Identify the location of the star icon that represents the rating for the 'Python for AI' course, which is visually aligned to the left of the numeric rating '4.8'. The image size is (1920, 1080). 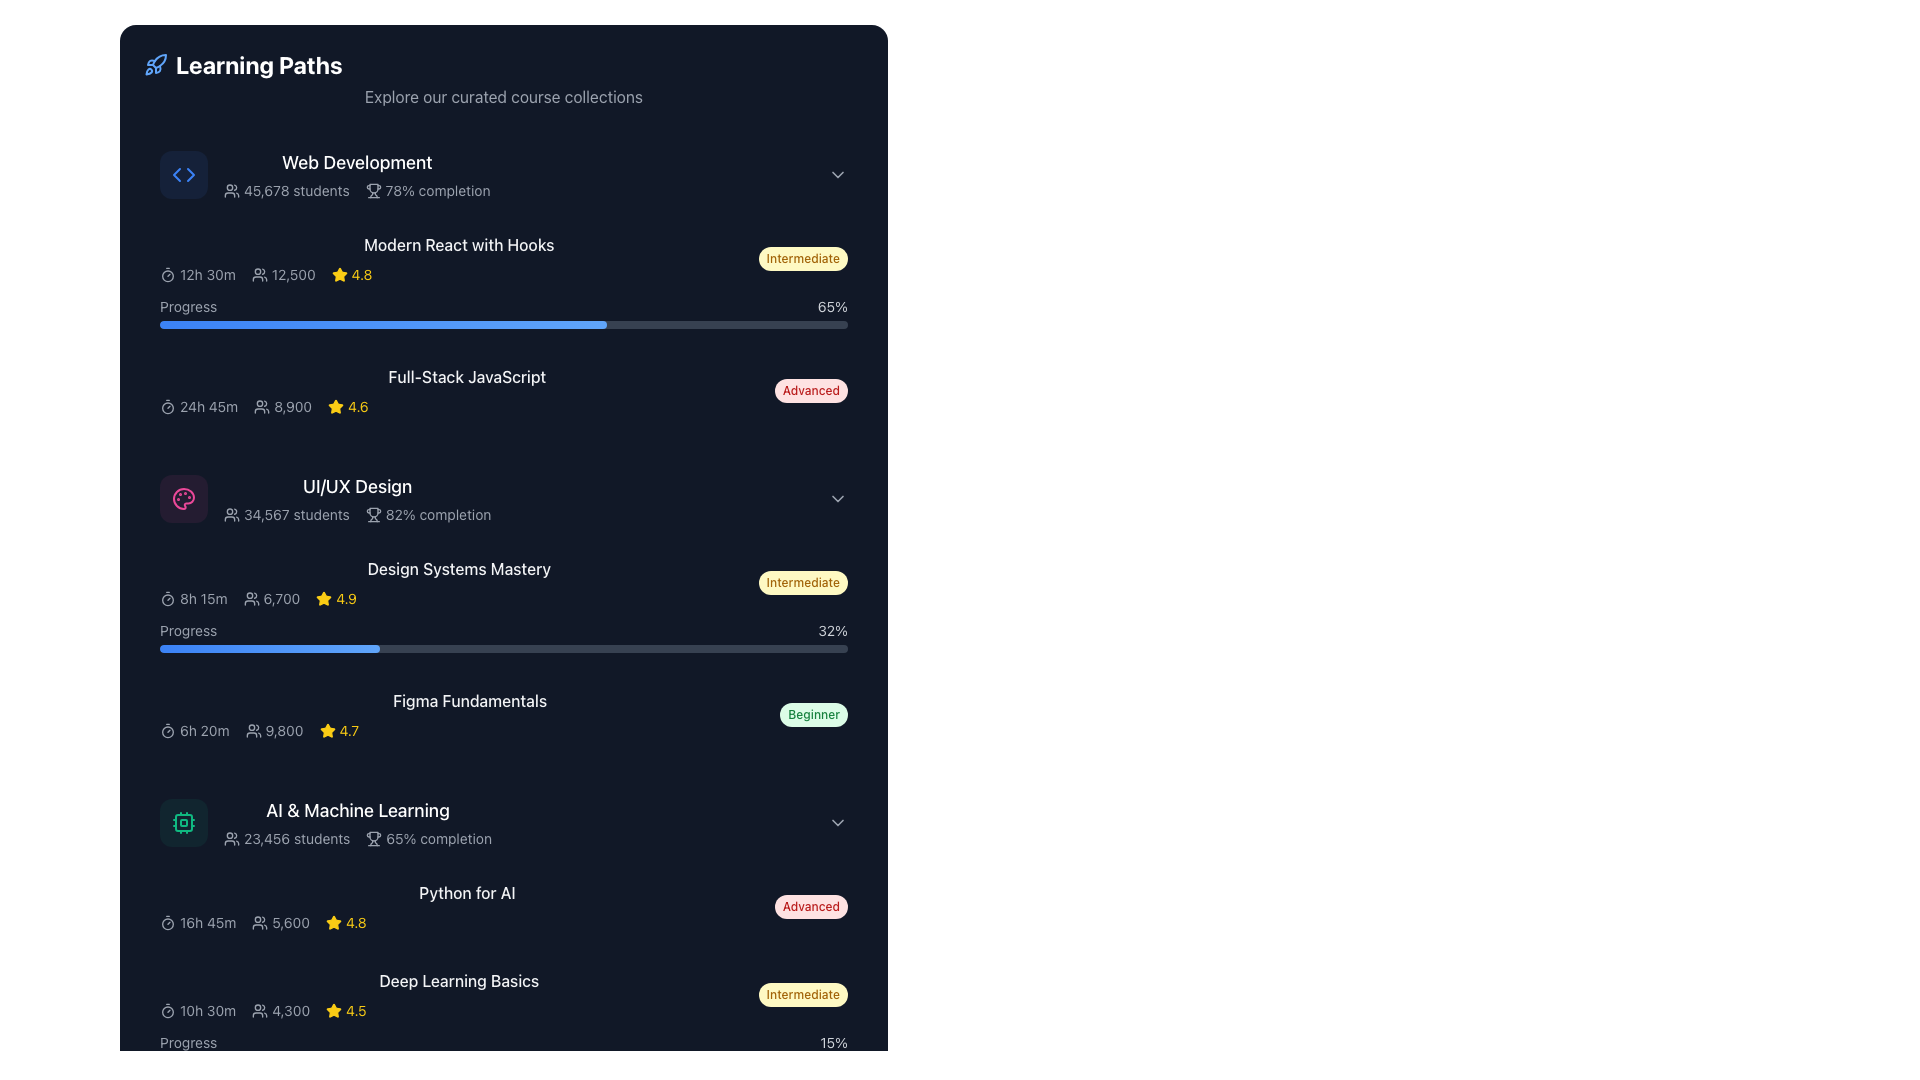
(333, 922).